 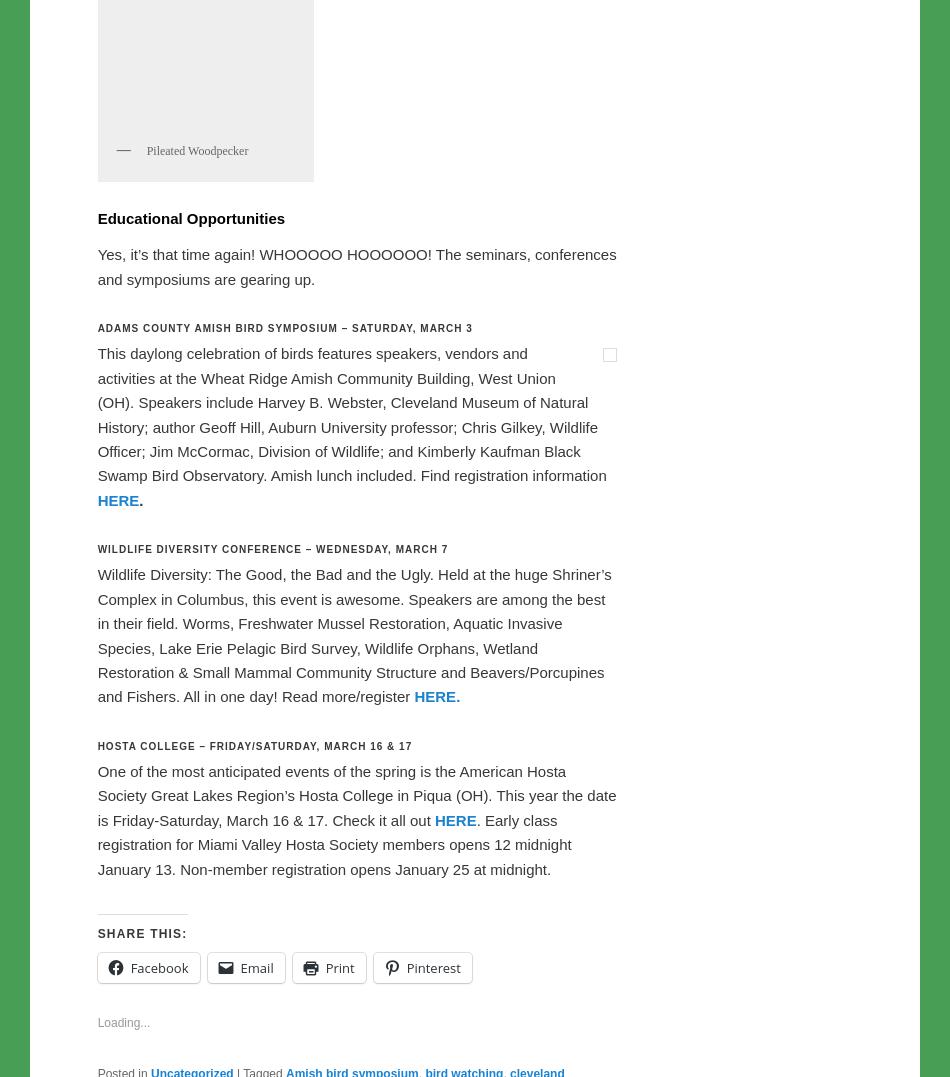 I want to click on ', a biologist with ODNR’s Division of Wildlife, who was interviewed on  NPR’s', so click(x=348, y=104).